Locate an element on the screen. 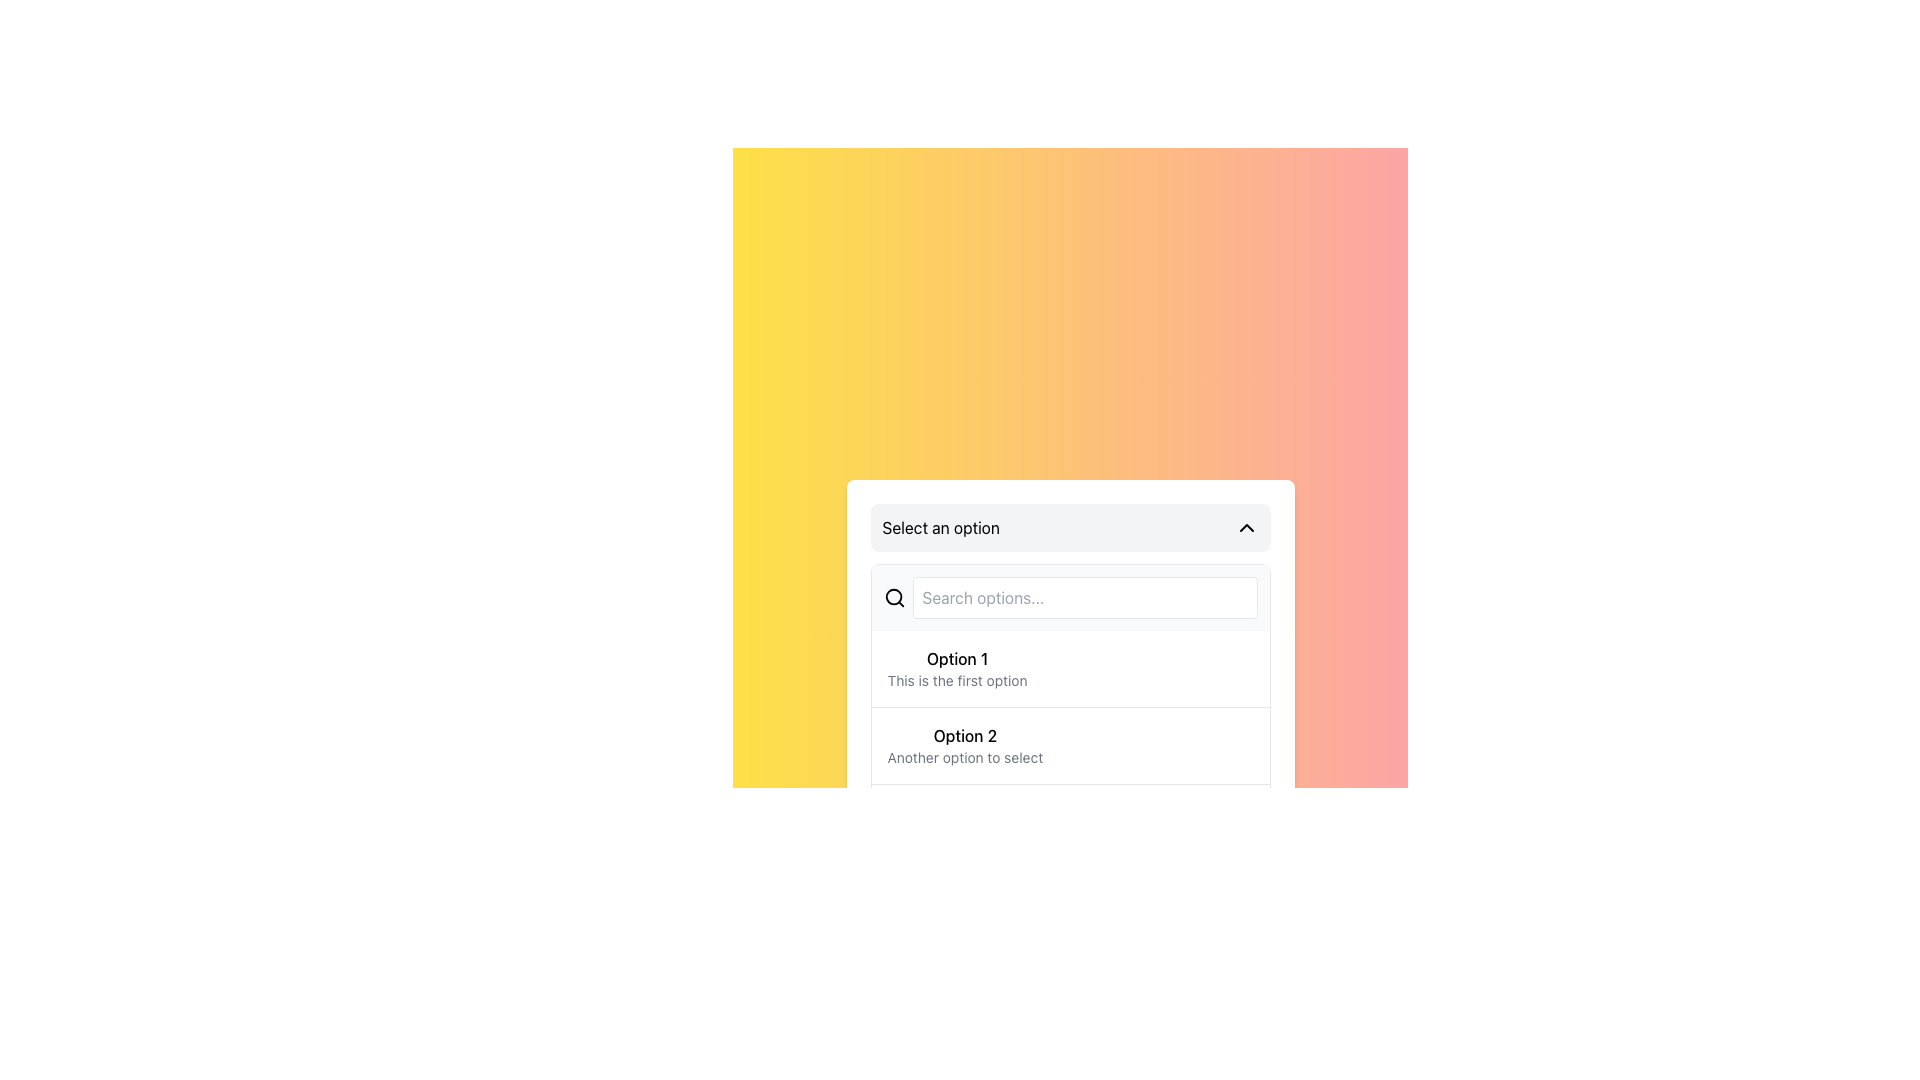 This screenshot has height=1080, width=1920. the first selectable item in the dropdown menu labeled 'Option 1' is located at coordinates (1069, 686).